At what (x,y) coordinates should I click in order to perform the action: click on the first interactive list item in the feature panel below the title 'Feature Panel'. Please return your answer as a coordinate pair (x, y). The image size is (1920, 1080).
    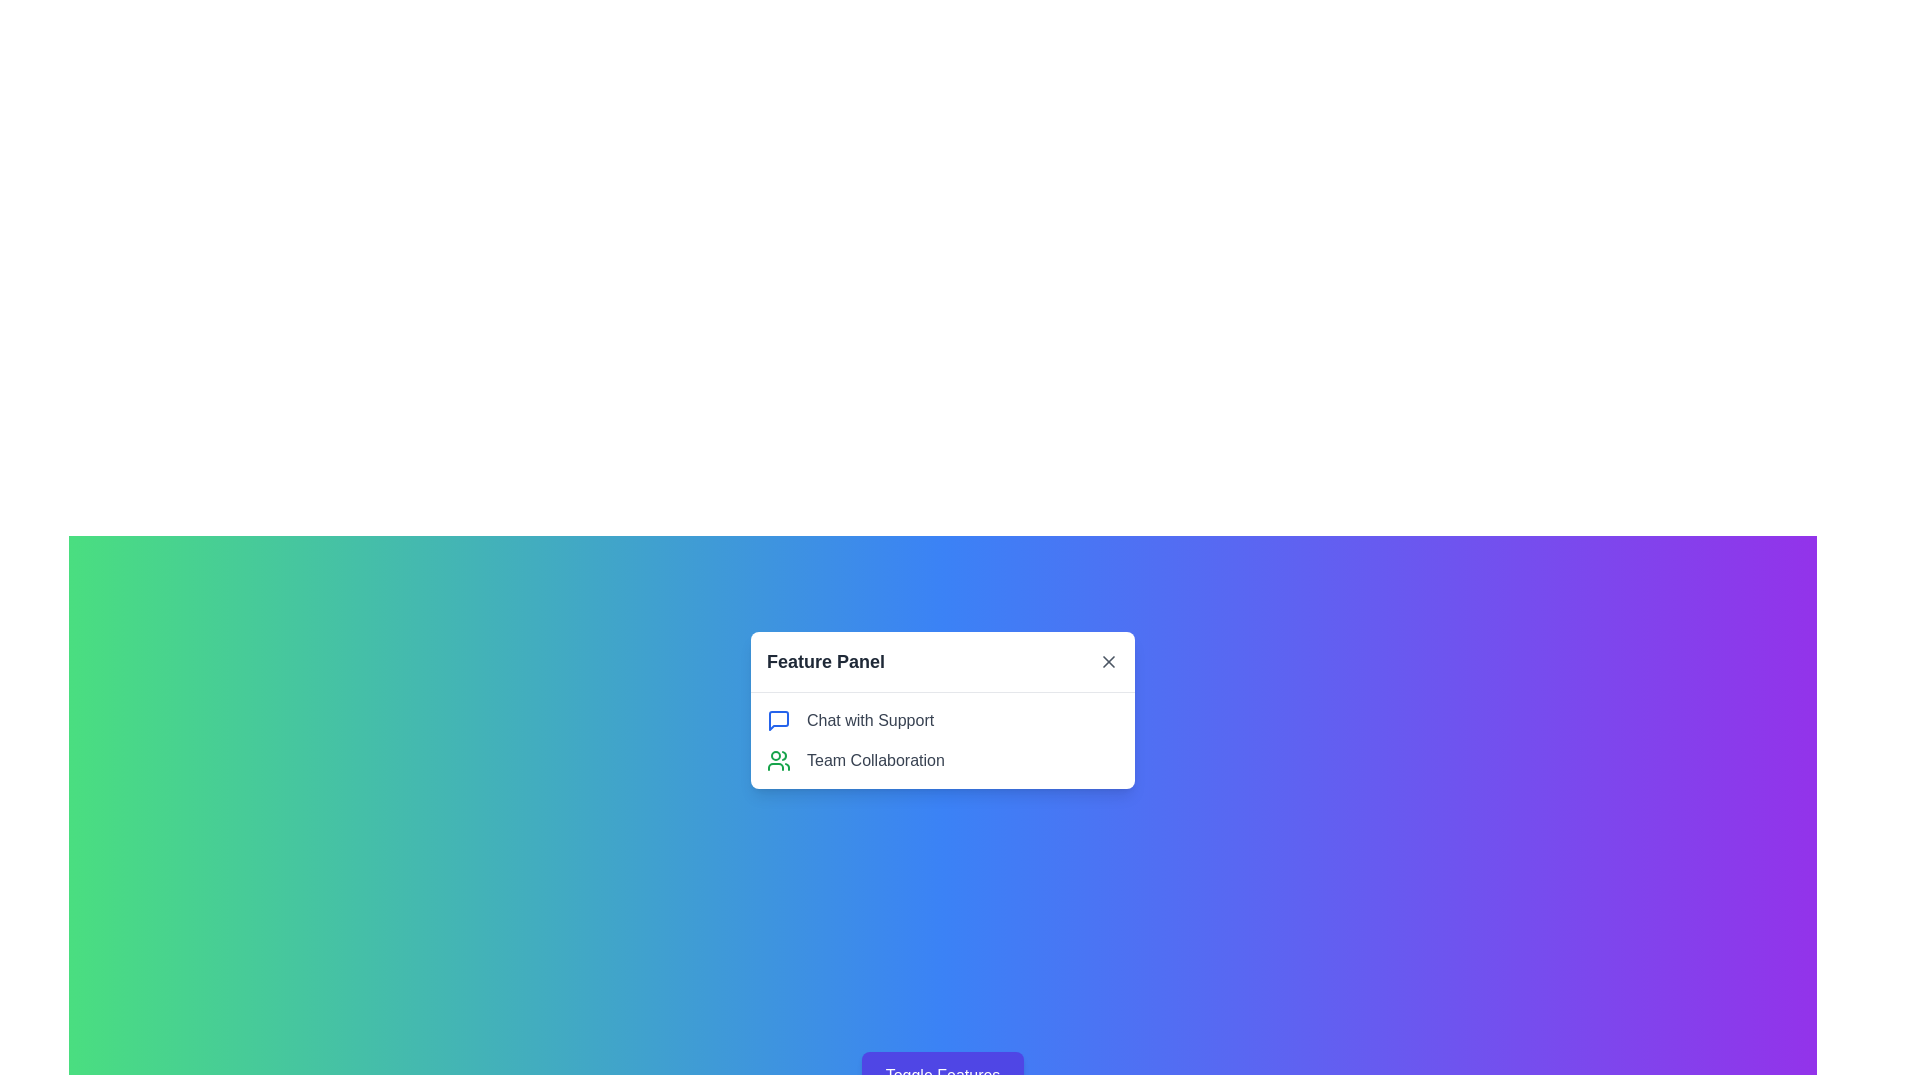
    Looking at the image, I should click on (941, 709).